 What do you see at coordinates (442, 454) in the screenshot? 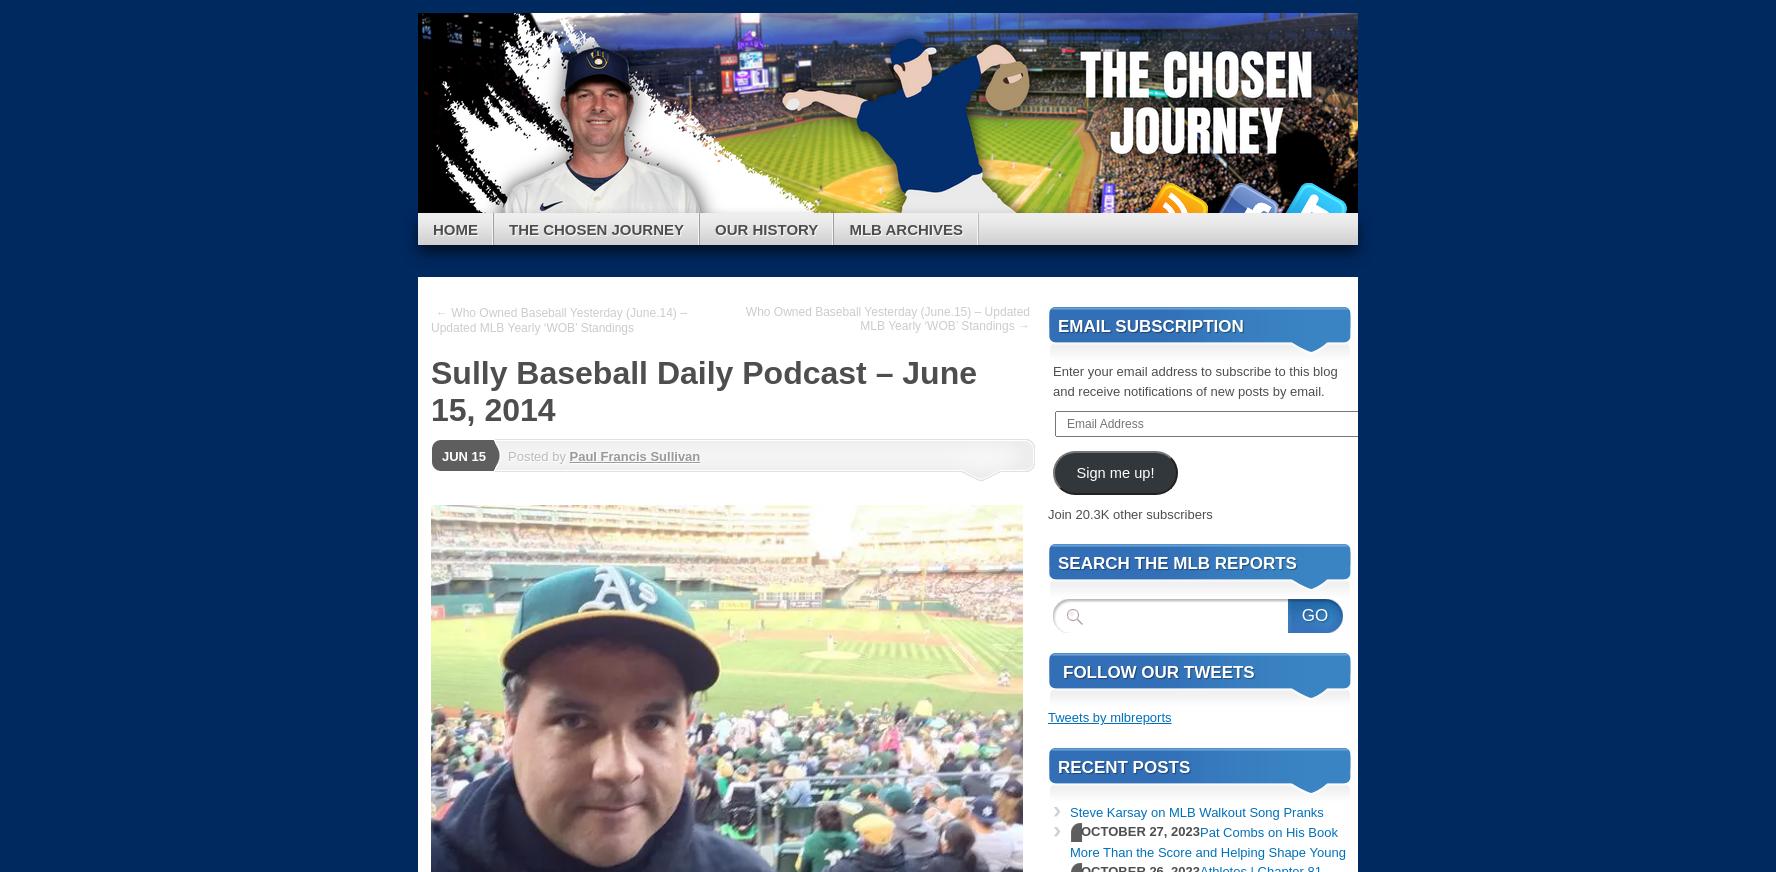
I see `'Jun 15'` at bounding box center [442, 454].